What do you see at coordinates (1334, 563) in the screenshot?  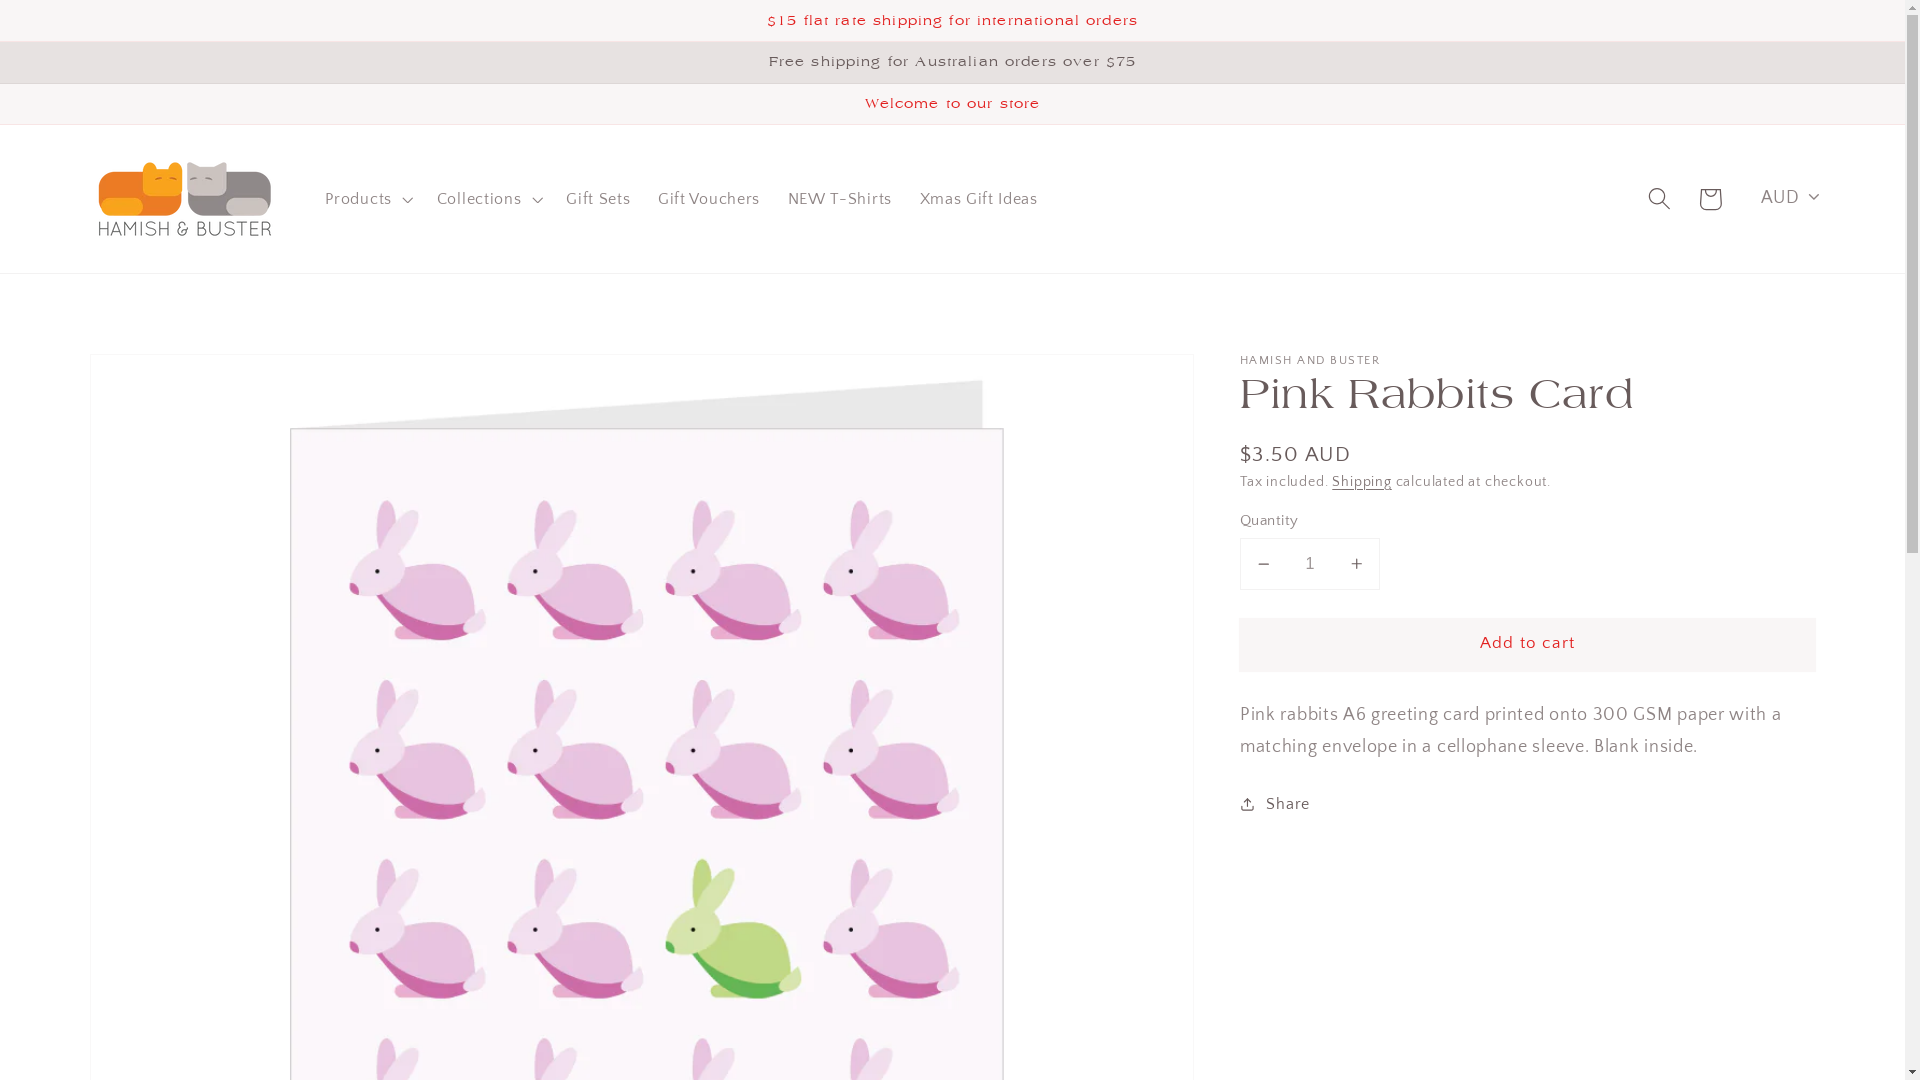 I see `'Increase quantity for Pink Rabbits Card'` at bounding box center [1334, 563].